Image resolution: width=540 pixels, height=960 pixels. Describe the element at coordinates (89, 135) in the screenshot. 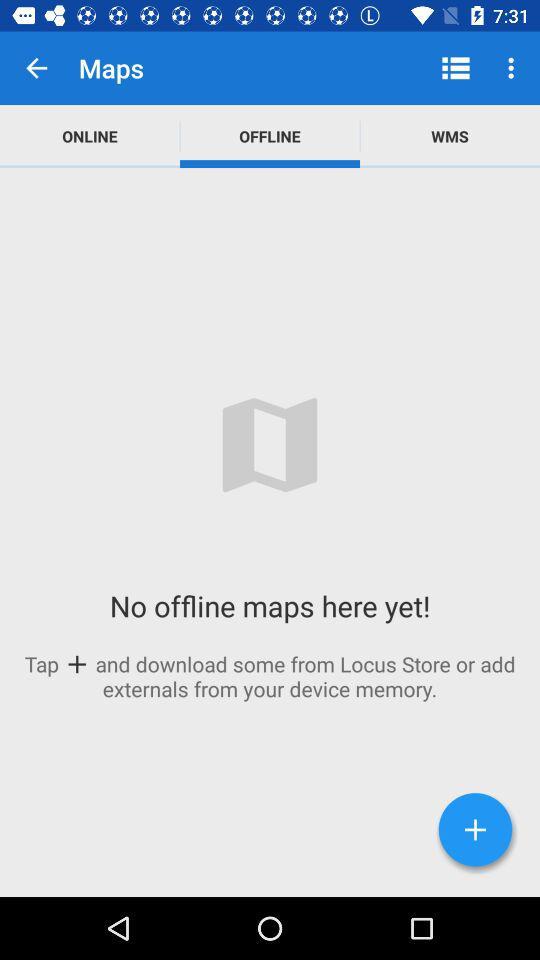

I see `online` at that location.